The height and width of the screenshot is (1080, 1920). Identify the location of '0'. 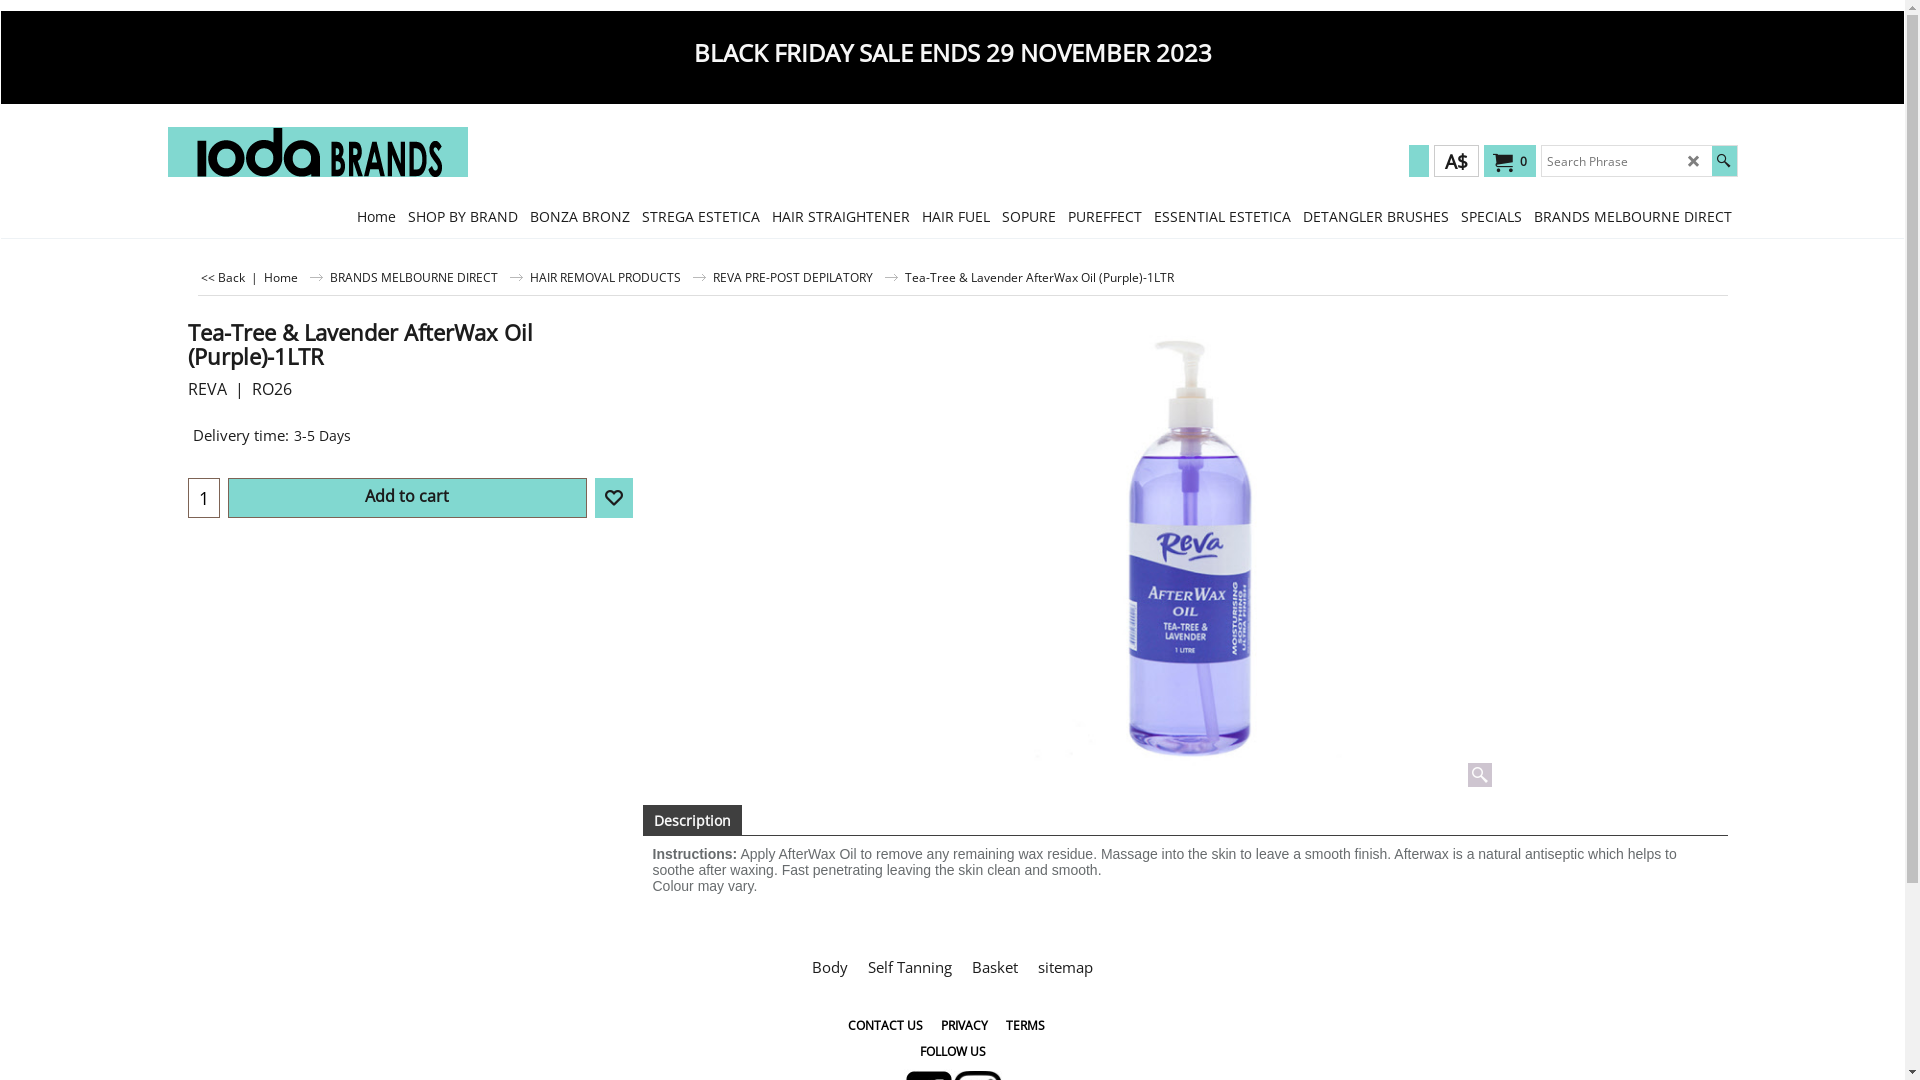
(1505, 161).